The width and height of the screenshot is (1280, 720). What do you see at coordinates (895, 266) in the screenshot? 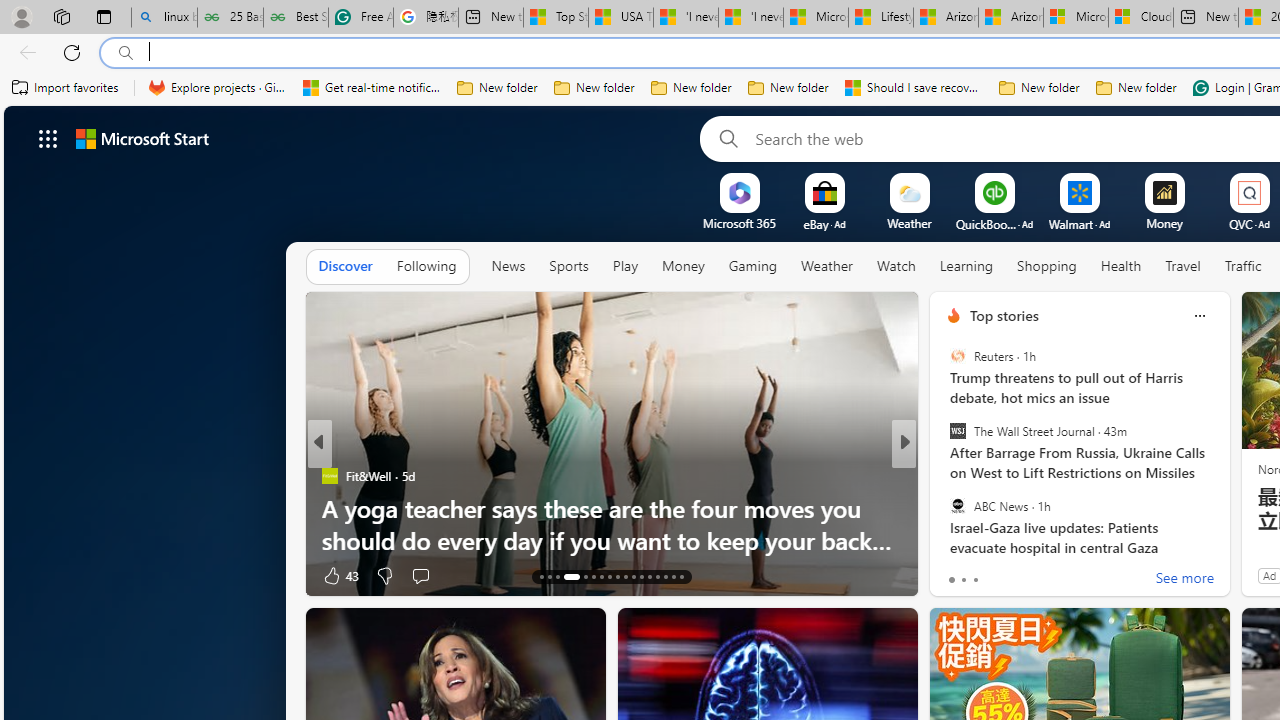
I see `'Watch'` at bounding box center [895, 266].